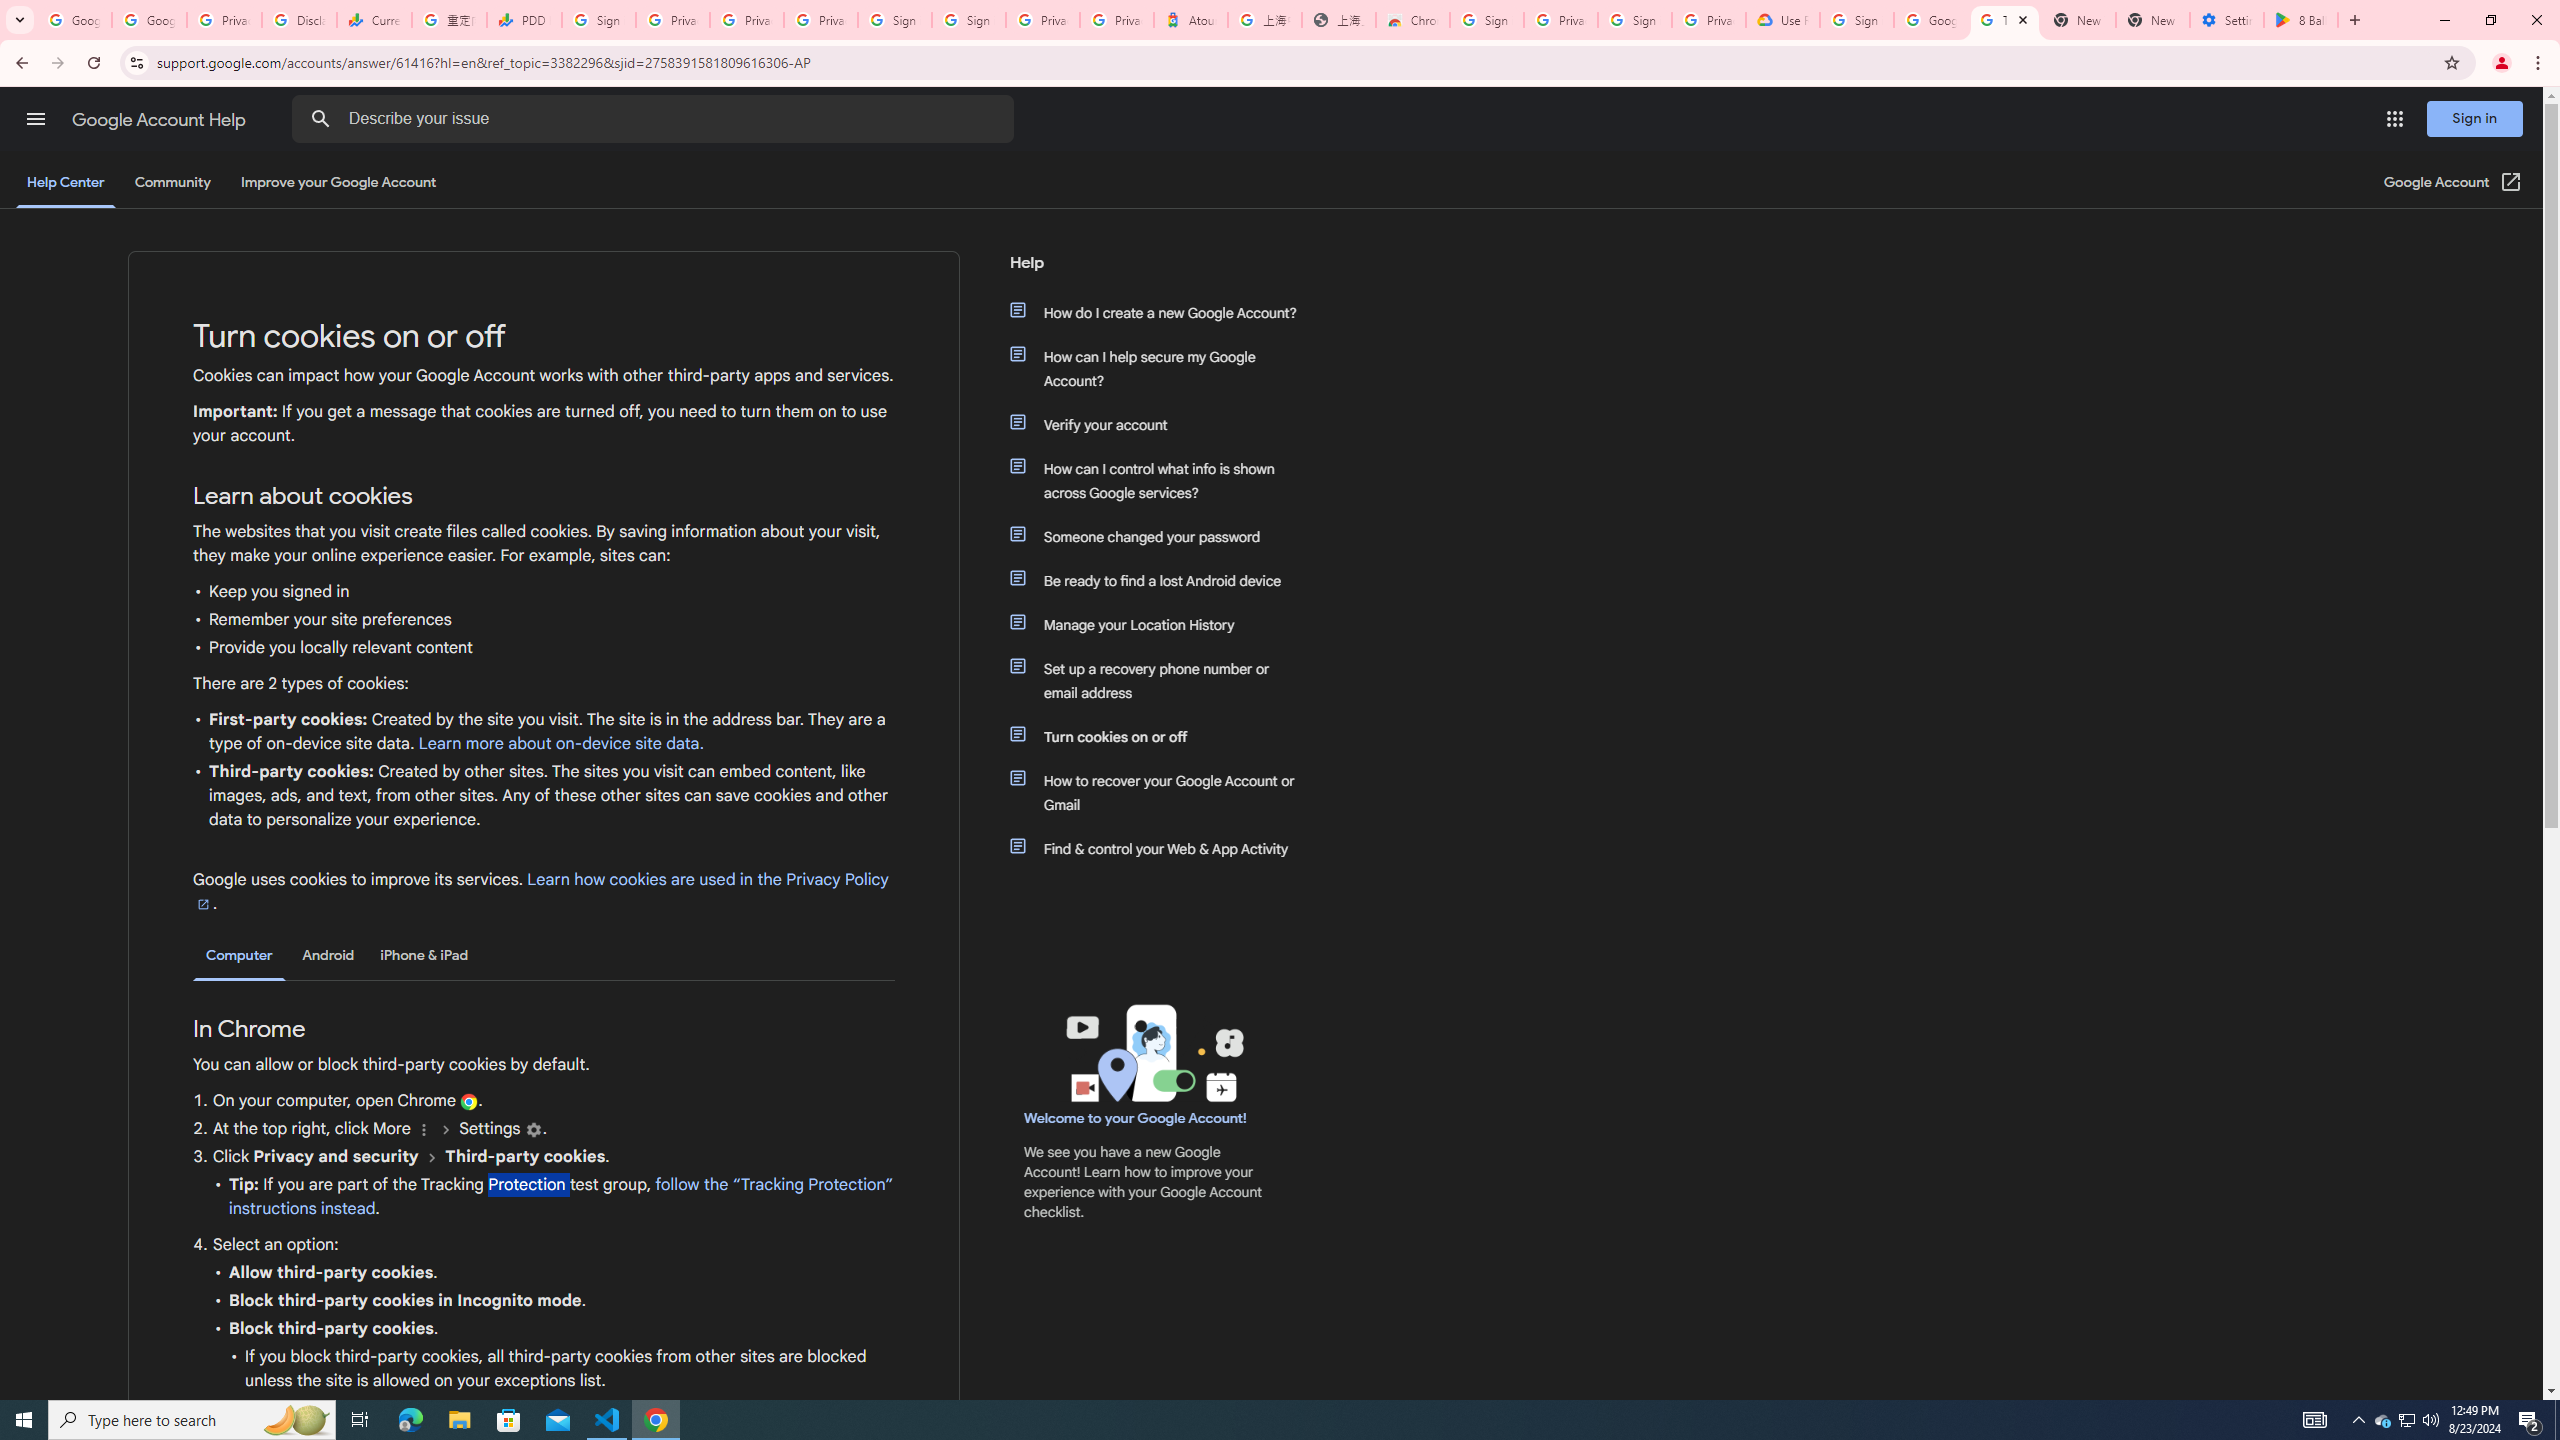 The width and height of the screenshot is (2560, 1440). What do you see at coordinates (1162, 581) in the screenshot?
I see `'Be ready to find a lost Android device'` at bounding box center [1162, 581].